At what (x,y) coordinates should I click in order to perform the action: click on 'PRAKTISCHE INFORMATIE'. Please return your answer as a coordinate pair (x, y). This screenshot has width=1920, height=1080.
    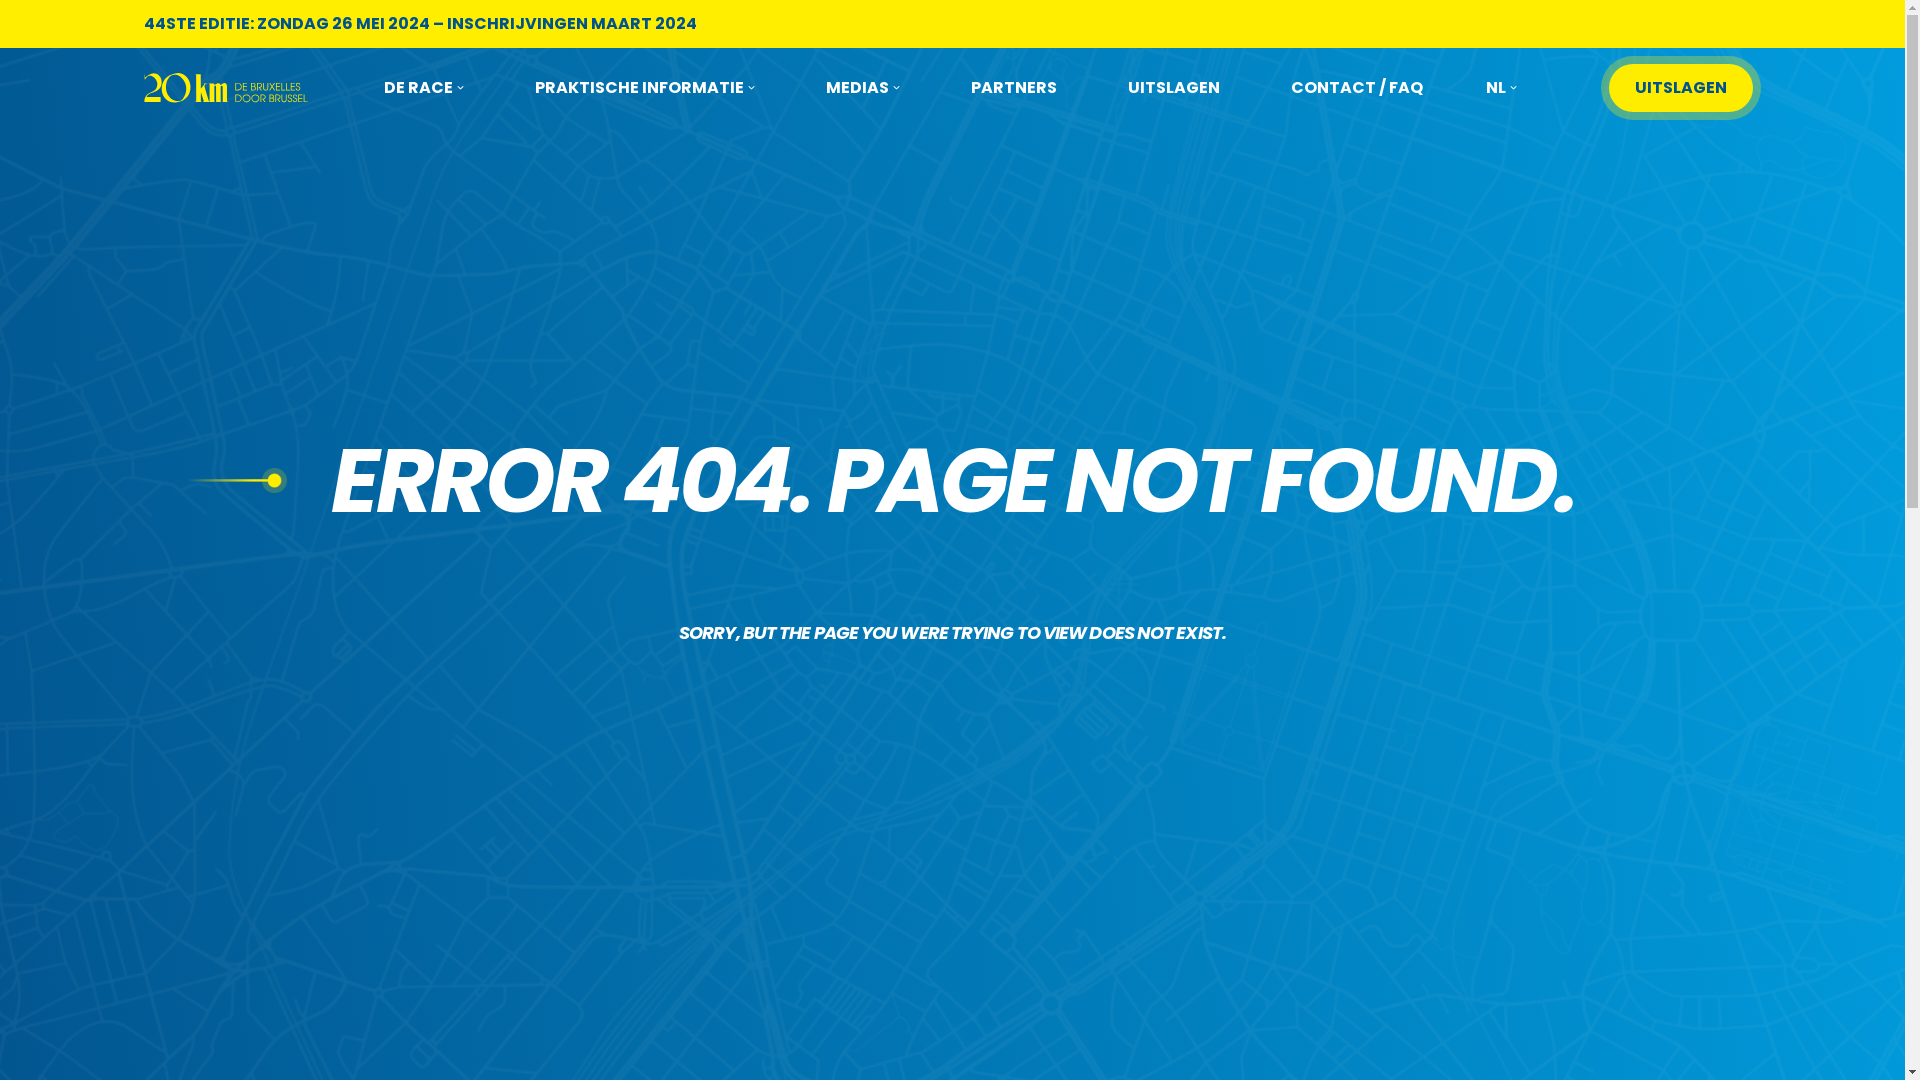
    Looking at the image, I should click on (644, 87).